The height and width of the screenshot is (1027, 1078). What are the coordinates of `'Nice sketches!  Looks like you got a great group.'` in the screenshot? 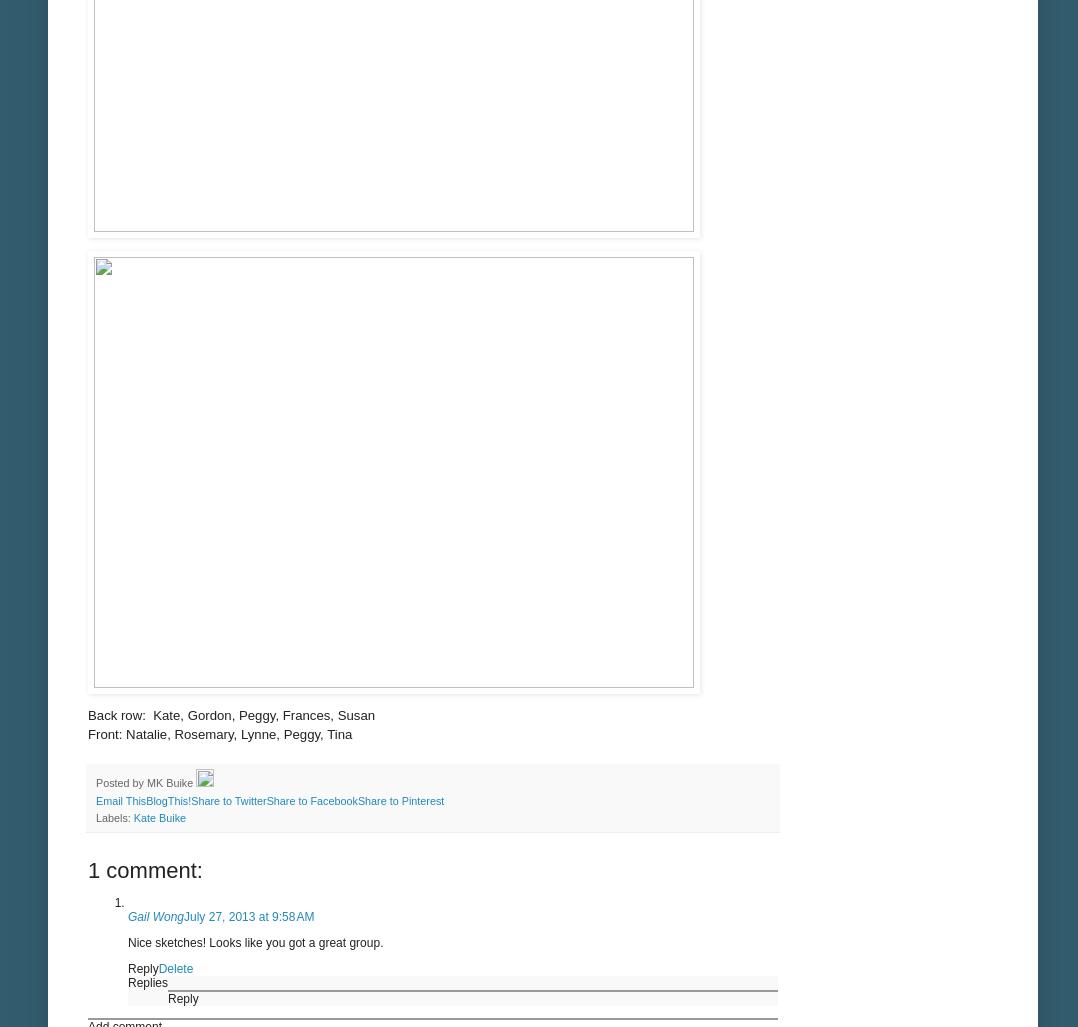 It's located at (254, 942).